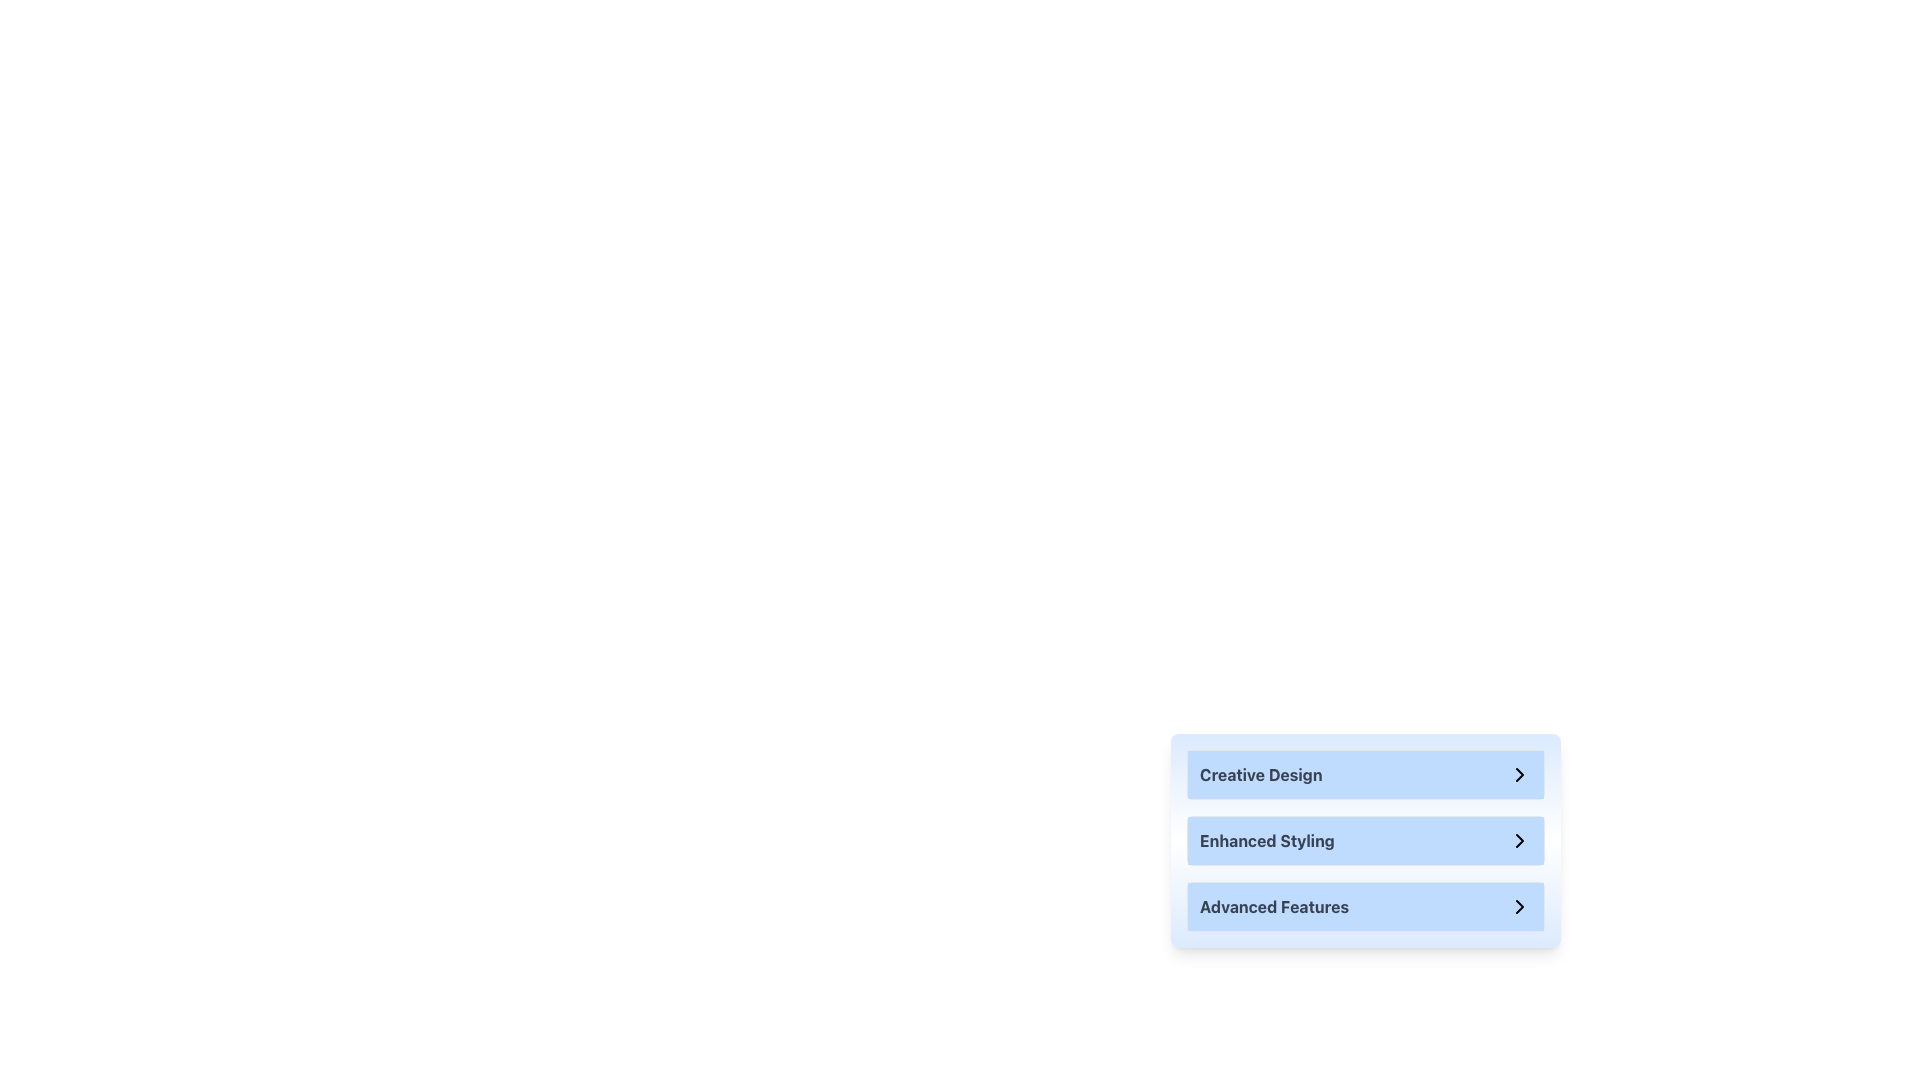 The height and width of the screenshot is (1080, 1920). I want to click on the second button in the vertical list, so click(1365, 840).